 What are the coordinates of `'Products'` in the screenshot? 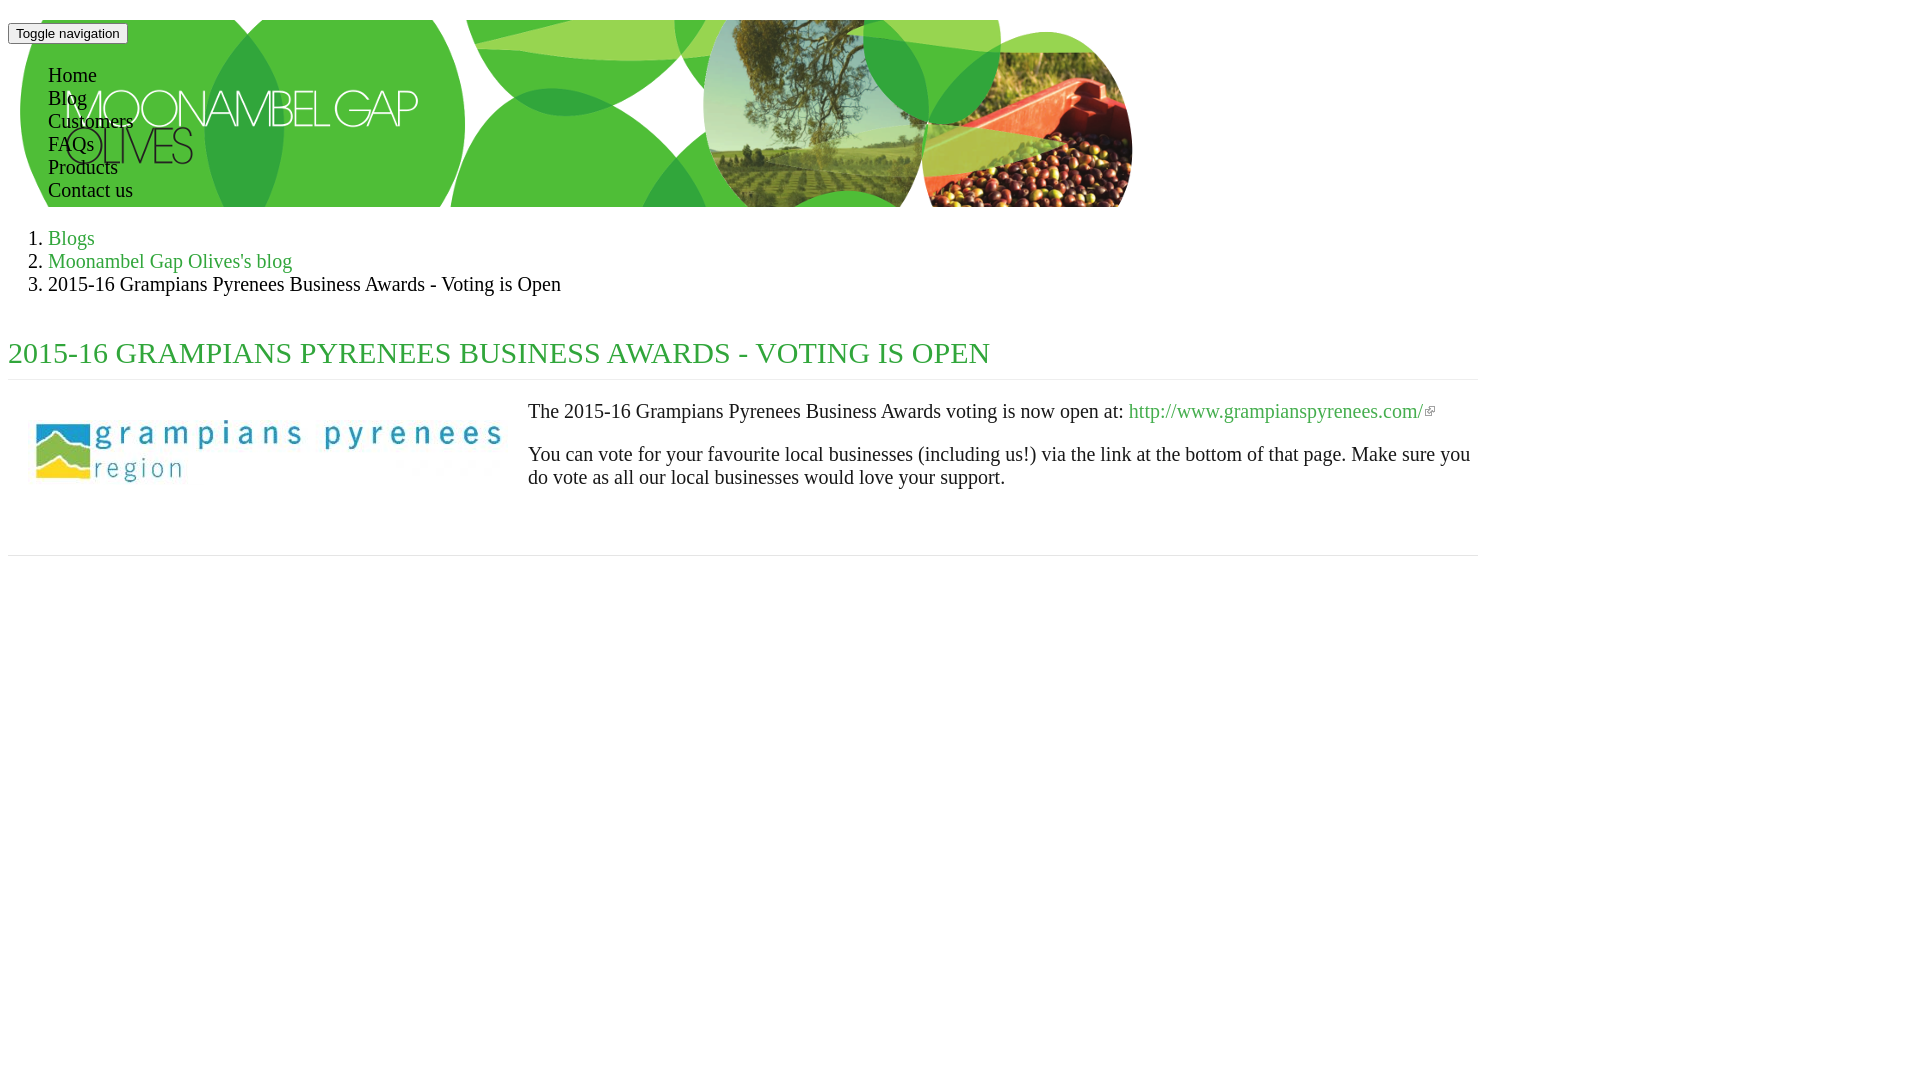 It's located at (81, 165).